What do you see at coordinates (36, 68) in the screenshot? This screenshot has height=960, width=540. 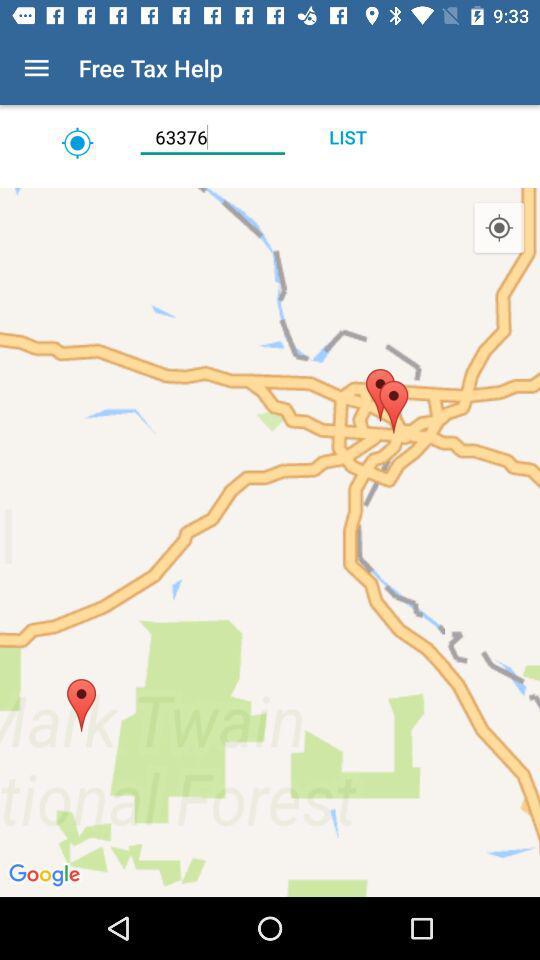 I see `the icon to the left of free tax help` at bounding box center [36, 68].